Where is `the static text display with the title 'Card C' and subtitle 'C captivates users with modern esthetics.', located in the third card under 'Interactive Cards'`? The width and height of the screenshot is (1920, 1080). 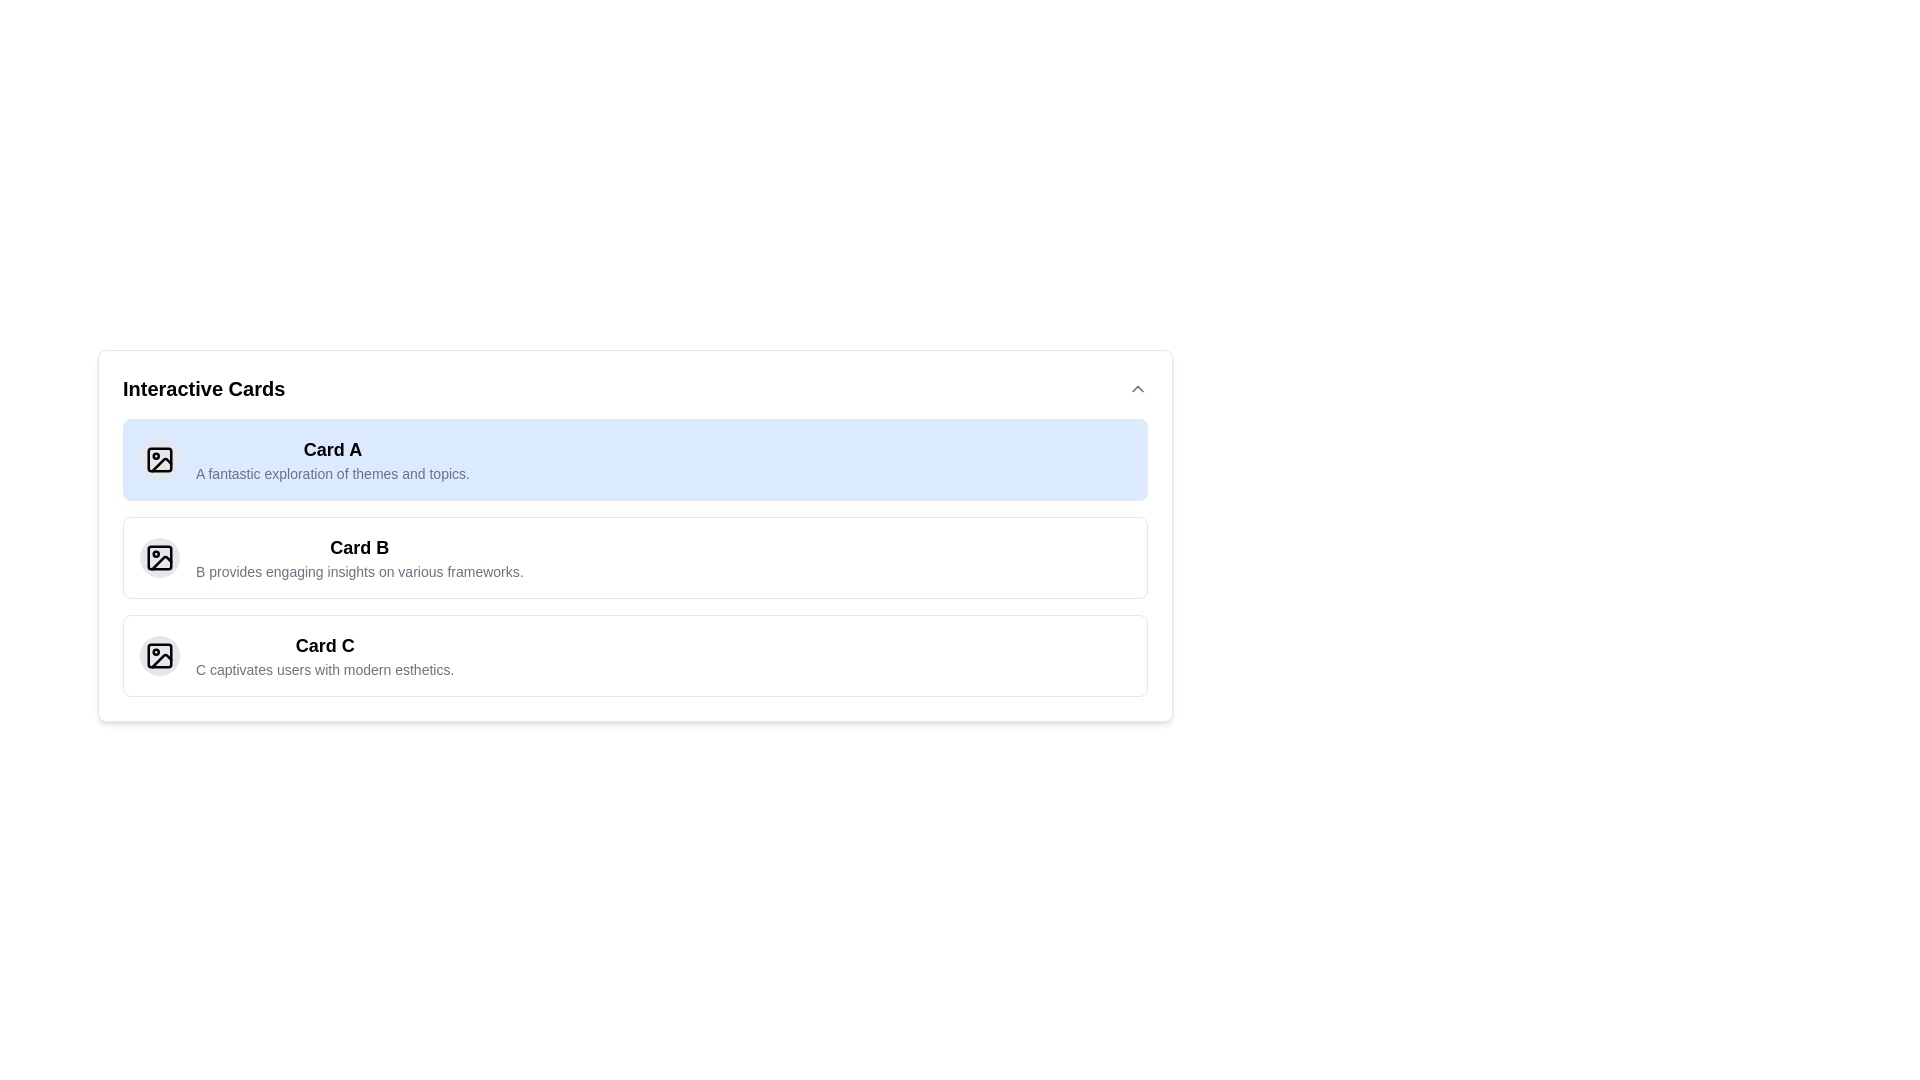 the static text display with the title 'Card C' and subtitle 'C captivates users with modern esthetics.', located in the third card under 'Interactive Cards' is located at coordinates (325, 655).